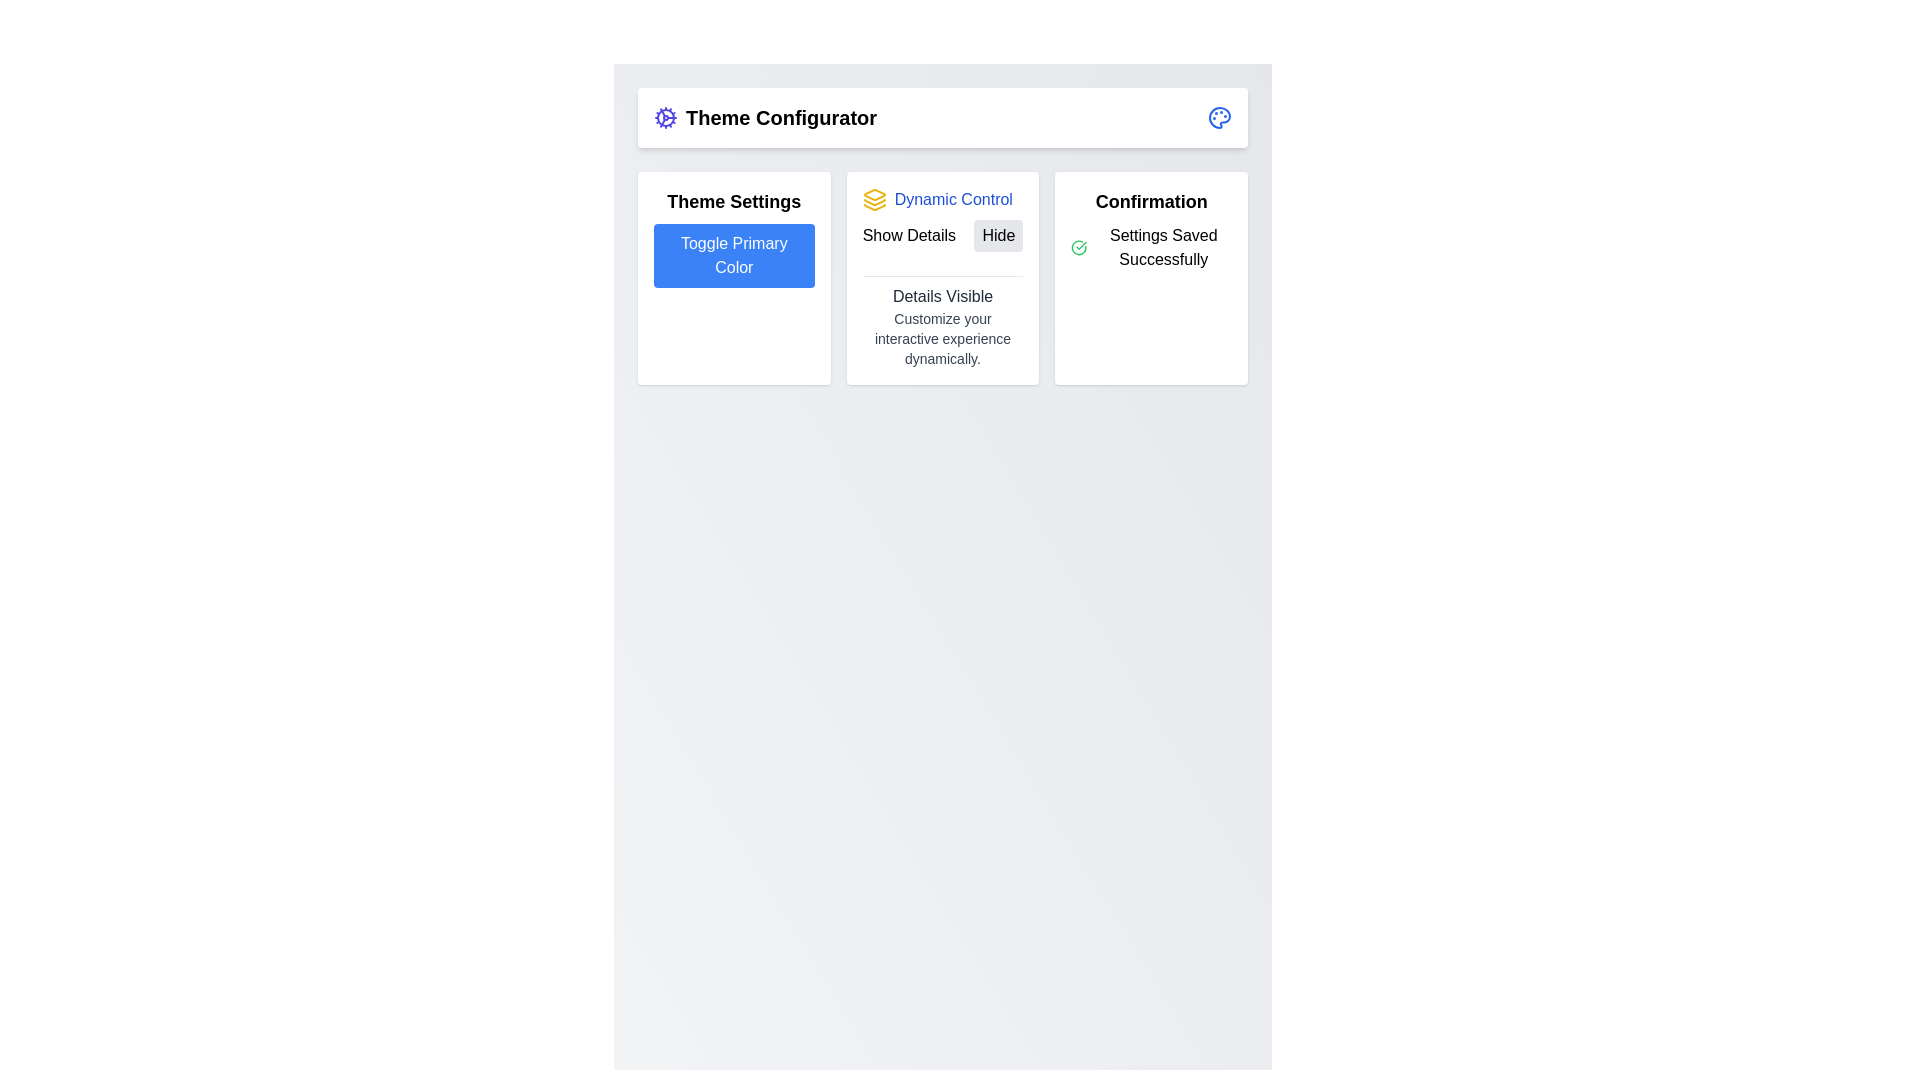  Describe the element at coordinates (1218, 118) in the screenshot. I see `the color palette icon located in the top-right corner of the interface, adjacent to a text label` at that location.